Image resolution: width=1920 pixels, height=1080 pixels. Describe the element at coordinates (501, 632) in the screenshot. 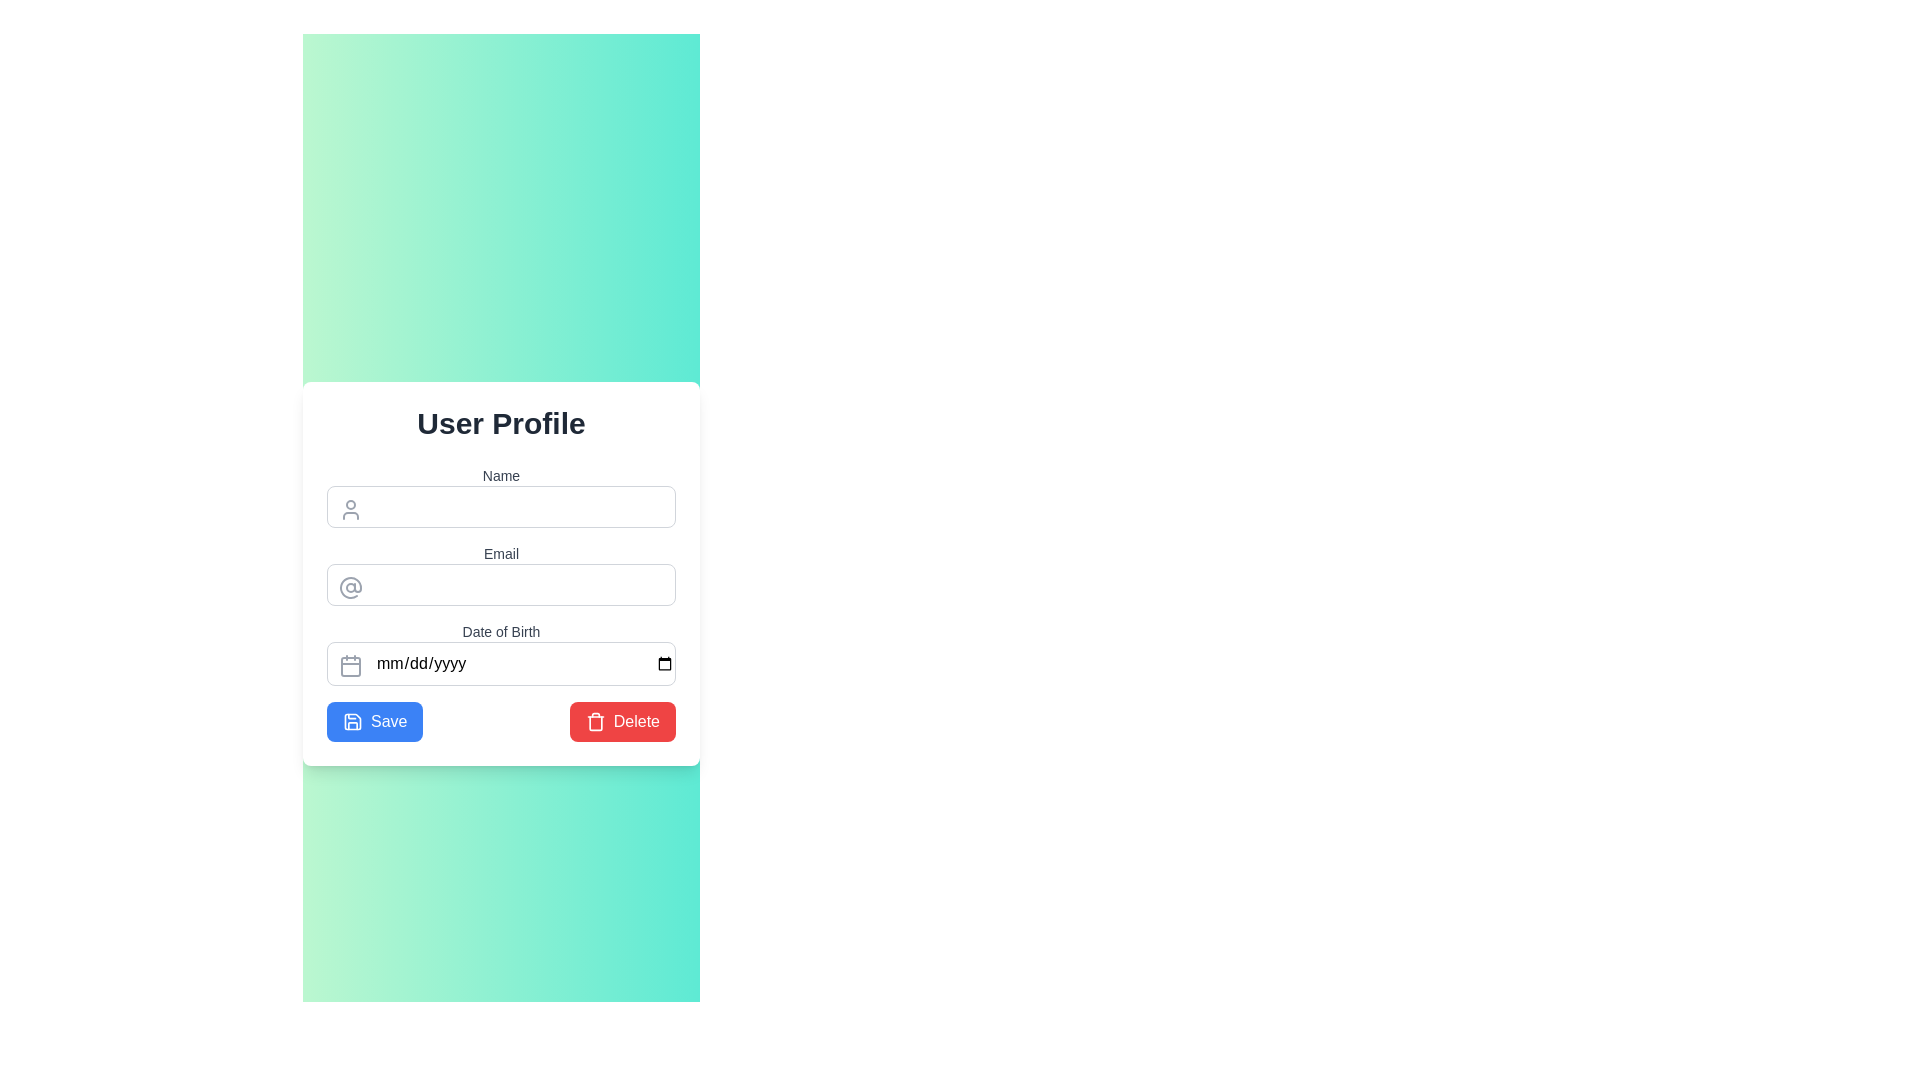

I see `the 'Date of Birth' label element, which is styled in gray and located above the date input field in the 'User Profile' form` at that location.